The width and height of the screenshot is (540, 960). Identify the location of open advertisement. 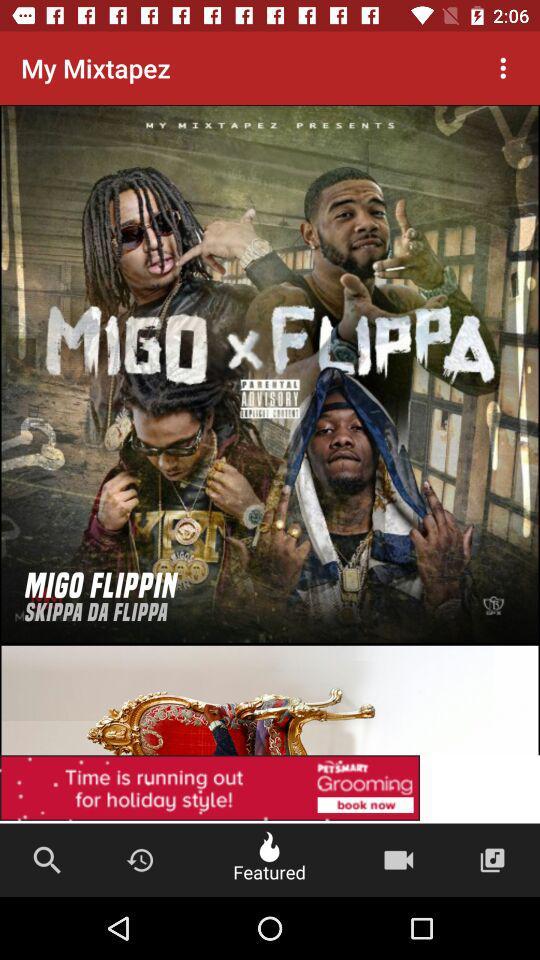
(270, 789).